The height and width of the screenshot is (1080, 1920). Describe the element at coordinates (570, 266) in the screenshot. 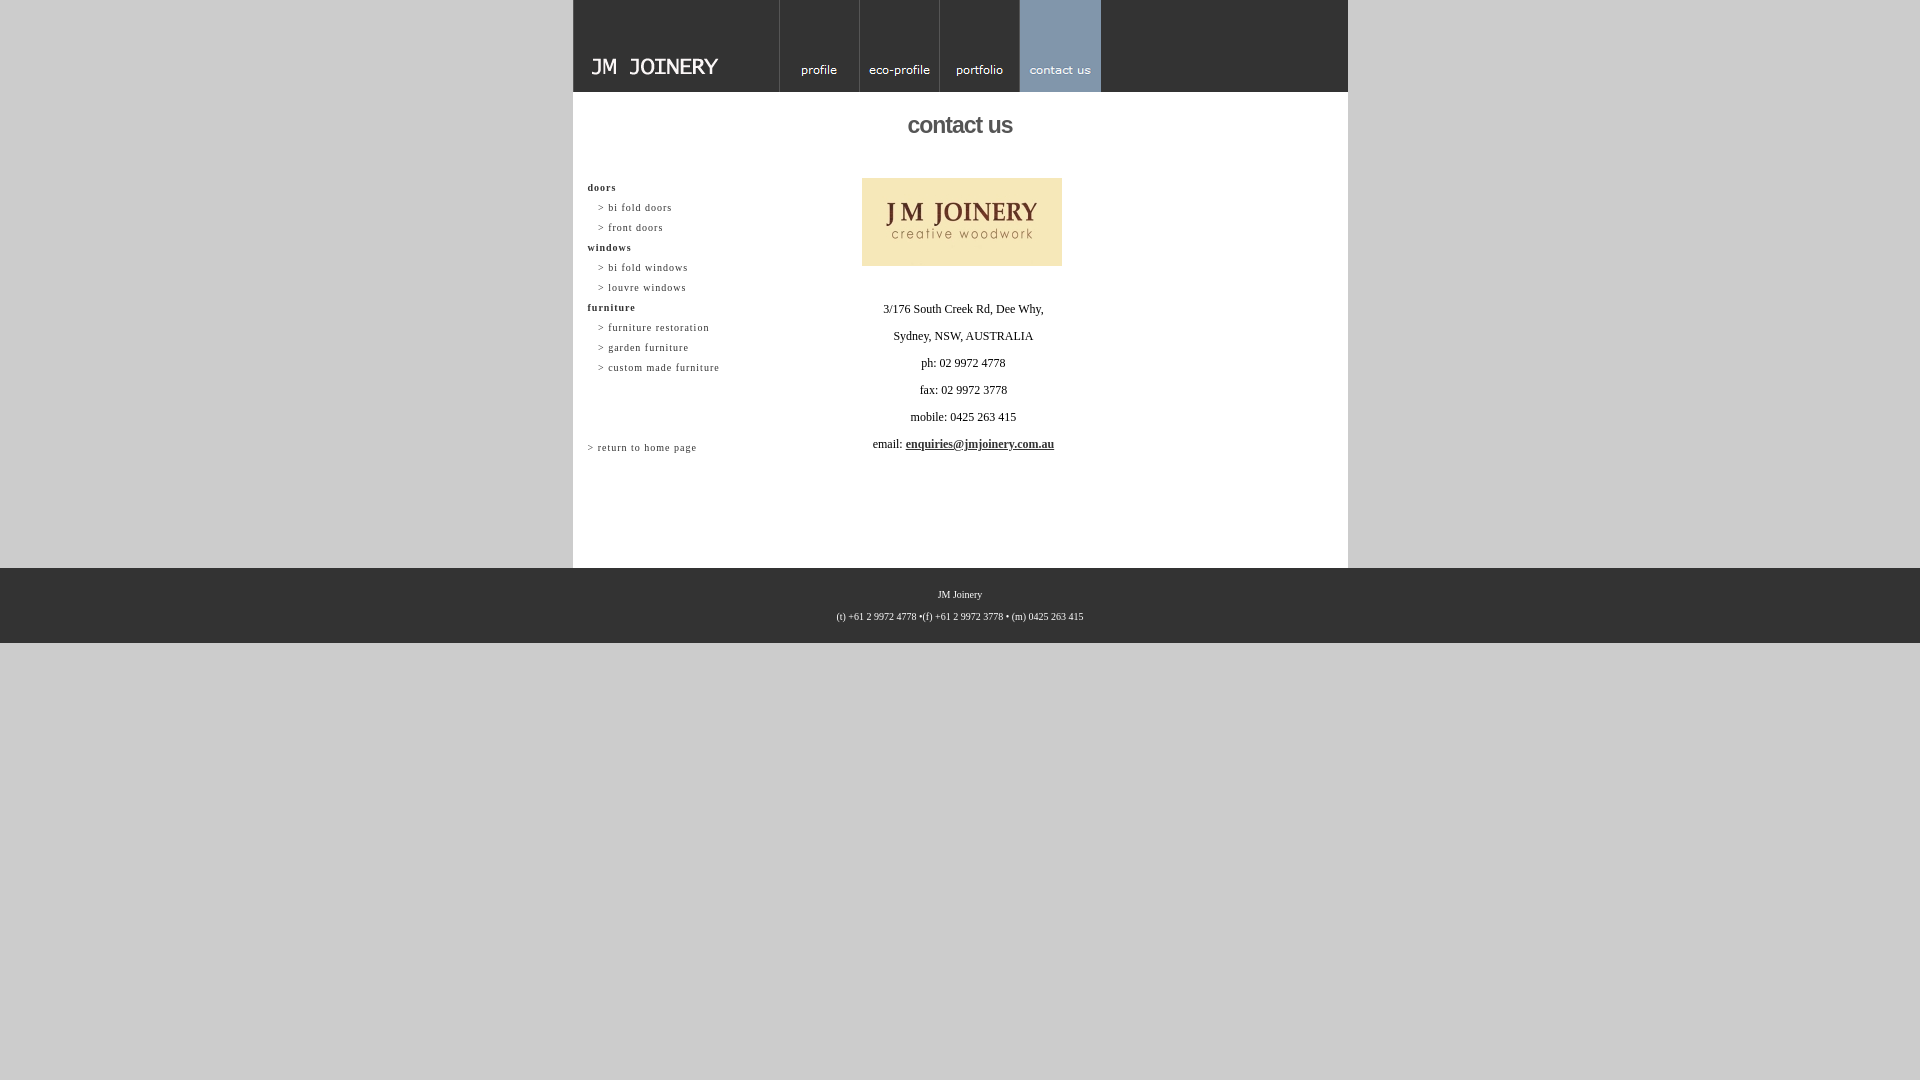

I see `'   > bi fold windows'` at that location.